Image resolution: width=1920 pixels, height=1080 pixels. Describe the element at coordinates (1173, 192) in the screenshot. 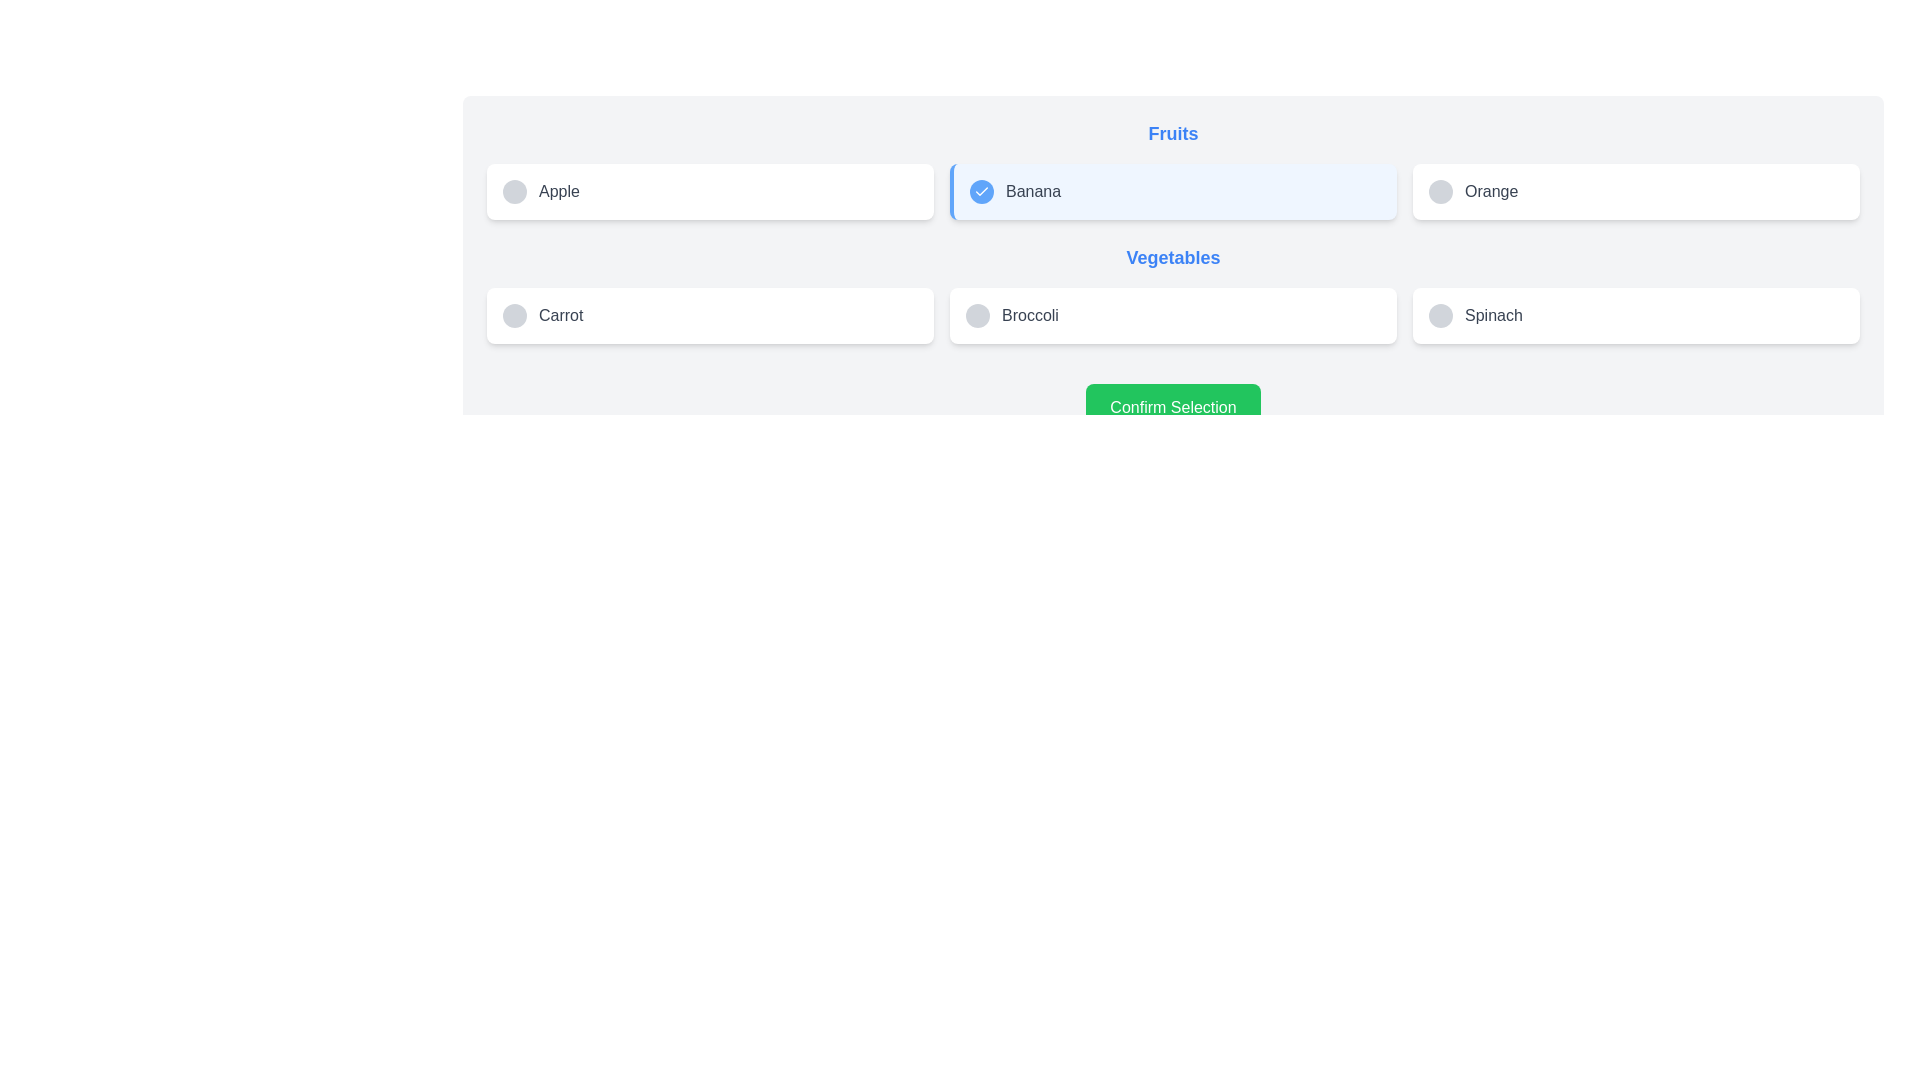

I see `the button labeled 'Banana'` at that location.